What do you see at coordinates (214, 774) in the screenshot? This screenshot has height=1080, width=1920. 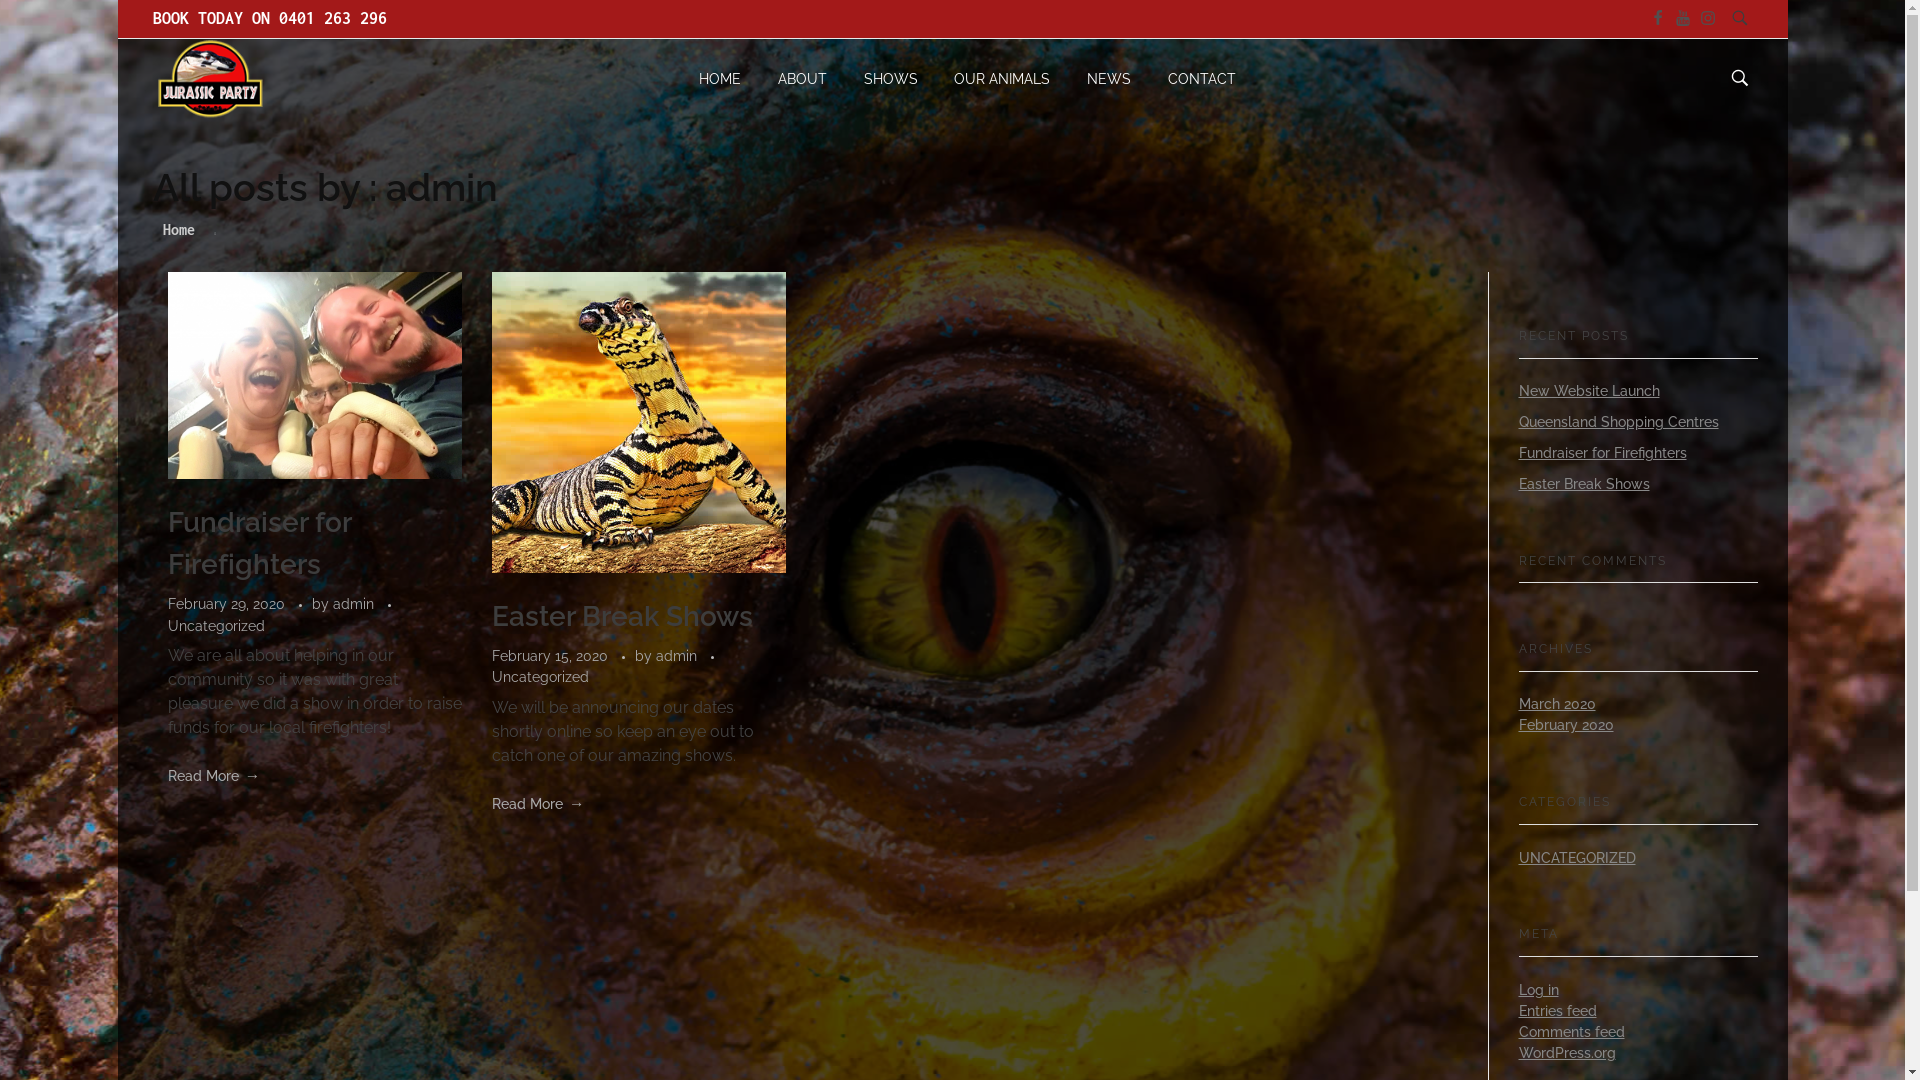 I see `'Read More'` at bounding box center [214, 774].